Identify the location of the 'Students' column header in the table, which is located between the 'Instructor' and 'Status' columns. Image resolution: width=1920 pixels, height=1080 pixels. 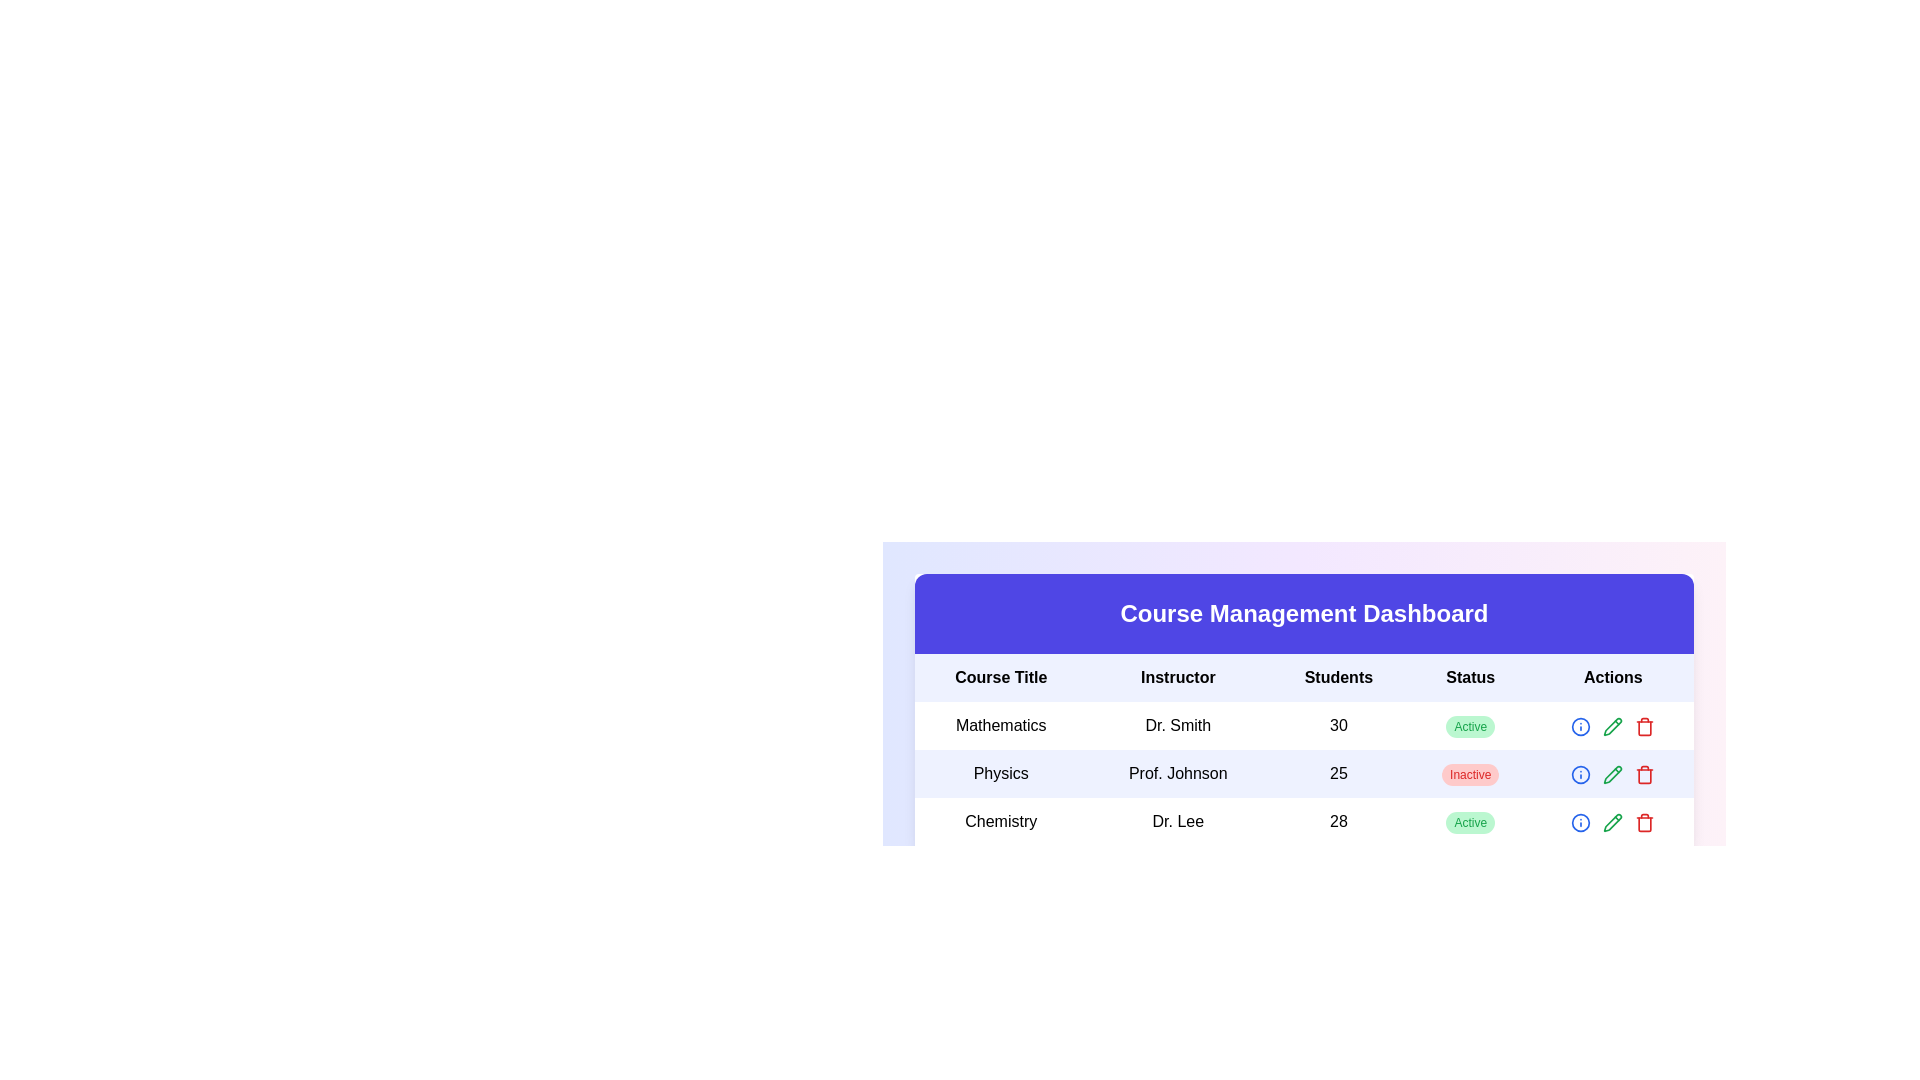
(1304, 677).